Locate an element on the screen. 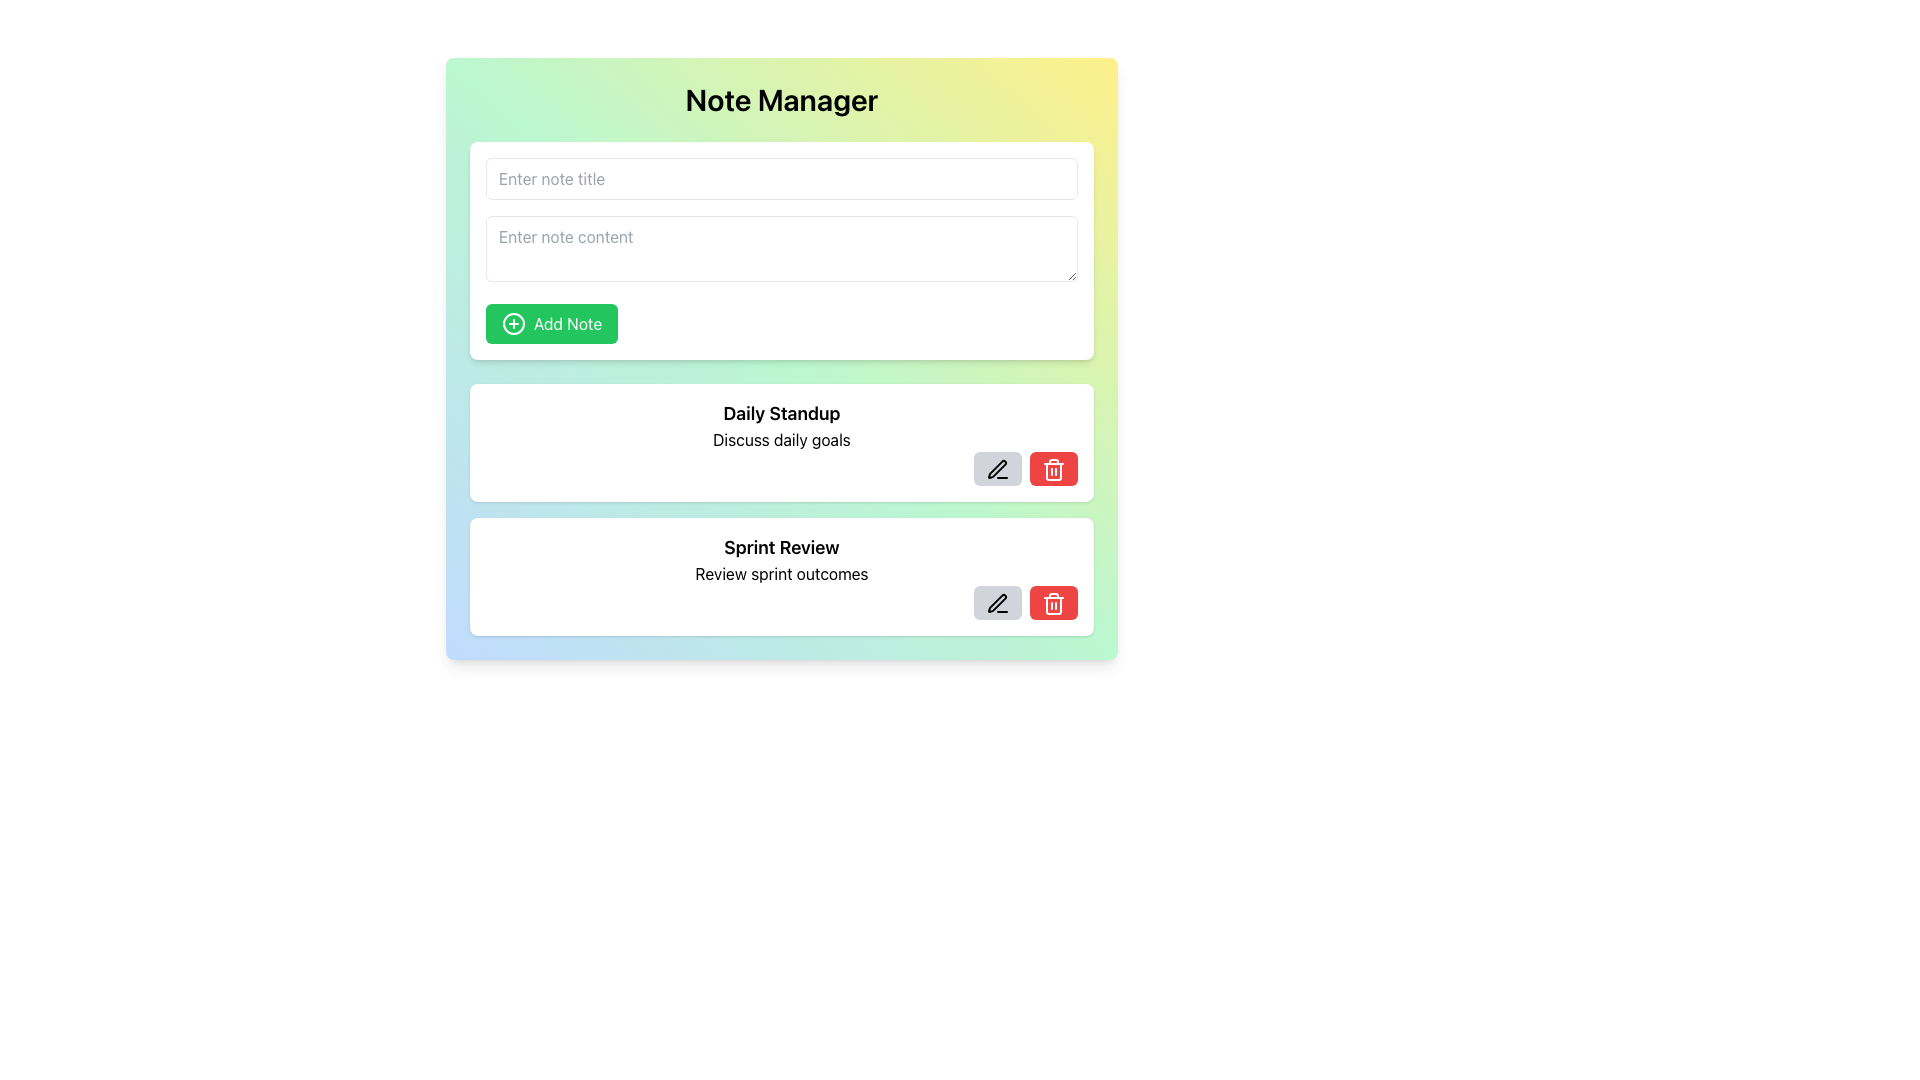  the Edit icon, which is a pen-shaped icon located within the actionable panel adjacent to the 'Sprint Review' note card, to initiate editing is located at coordinates (997, 601).